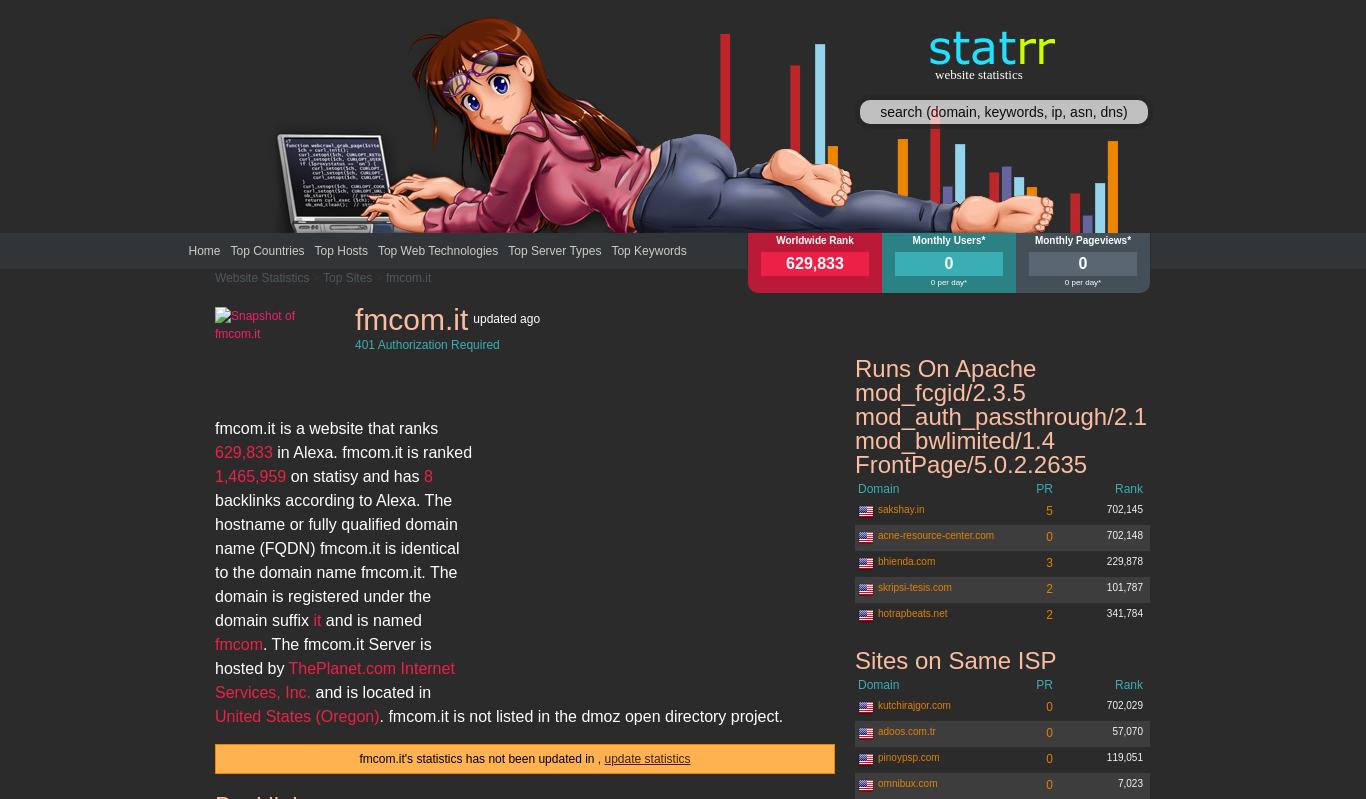 This screenshot has height=799, width=1366. Describe the element at coordinates (447, 715) in the screenshot. I see `'is not listed in the dmoz open directory project.'` at that location.